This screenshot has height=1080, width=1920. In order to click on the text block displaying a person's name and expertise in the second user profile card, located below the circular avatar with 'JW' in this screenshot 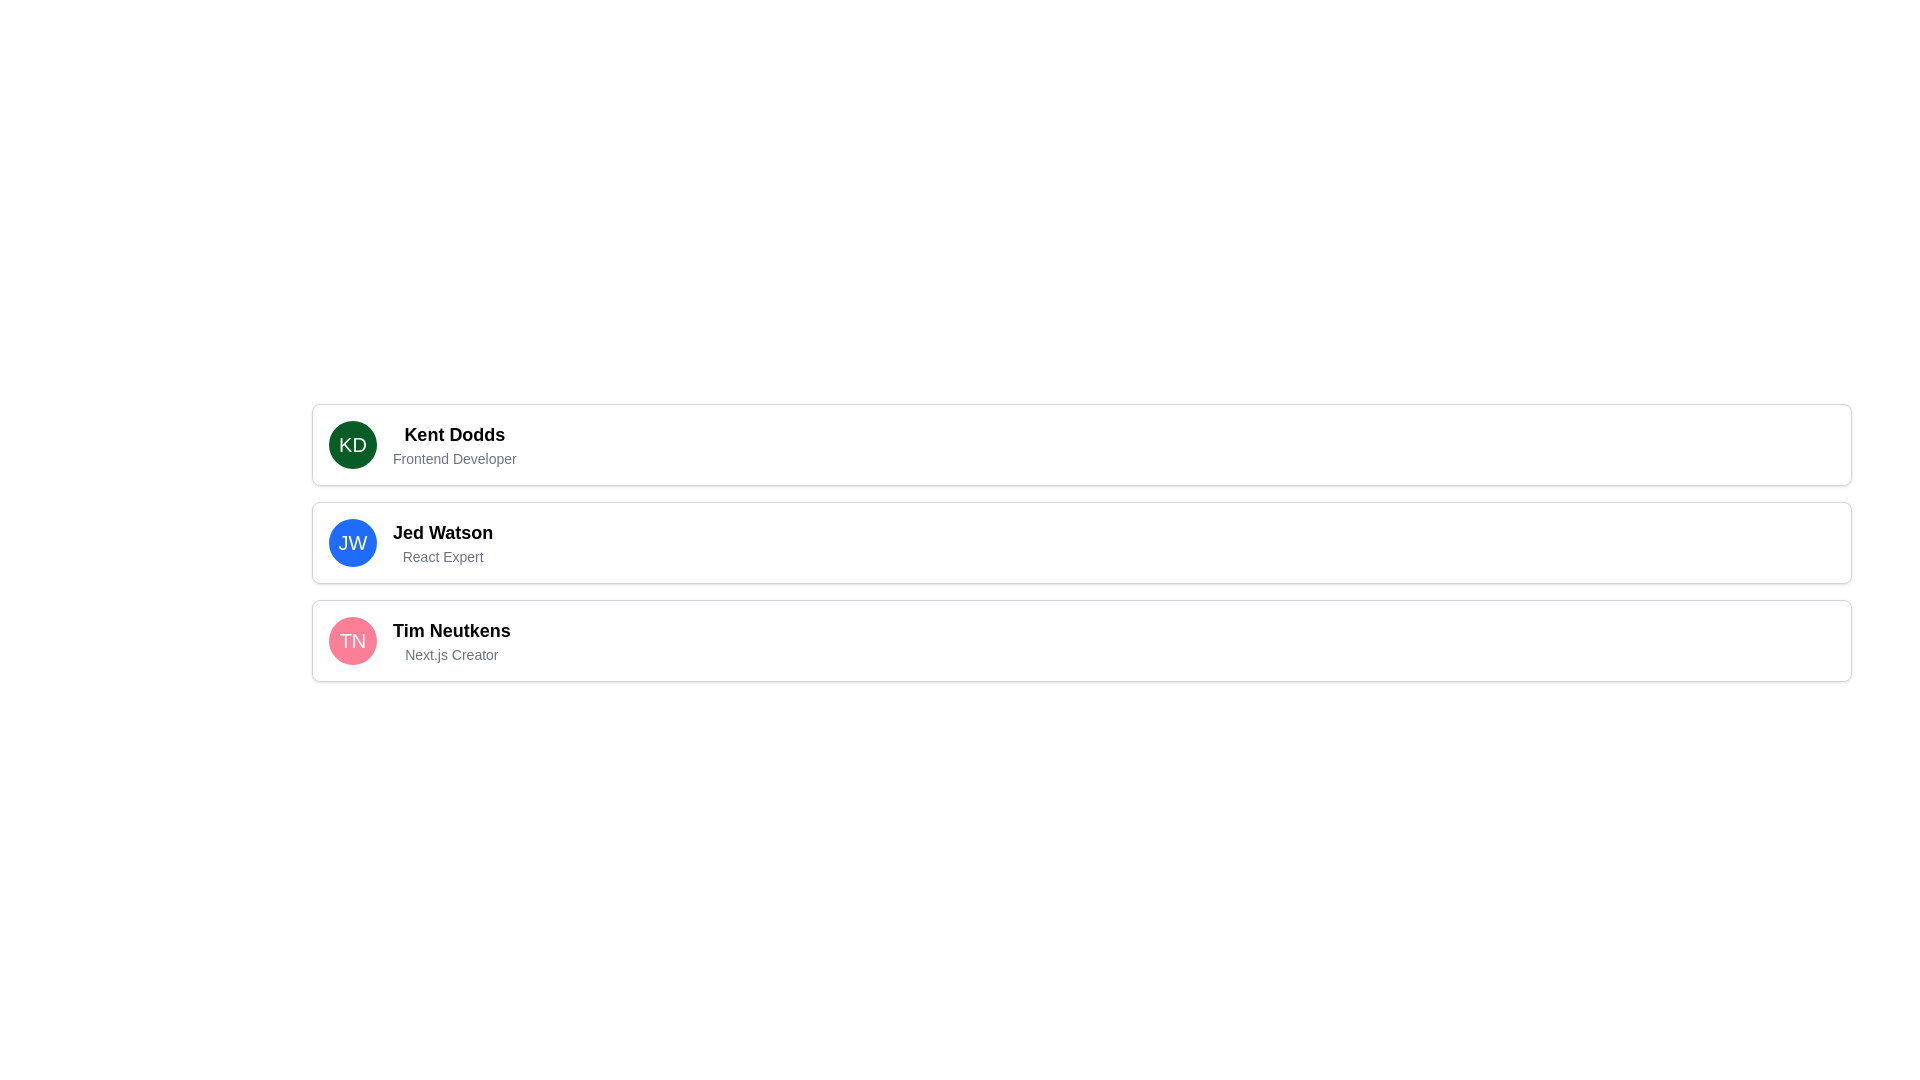, I will do `click(442, 543)`.